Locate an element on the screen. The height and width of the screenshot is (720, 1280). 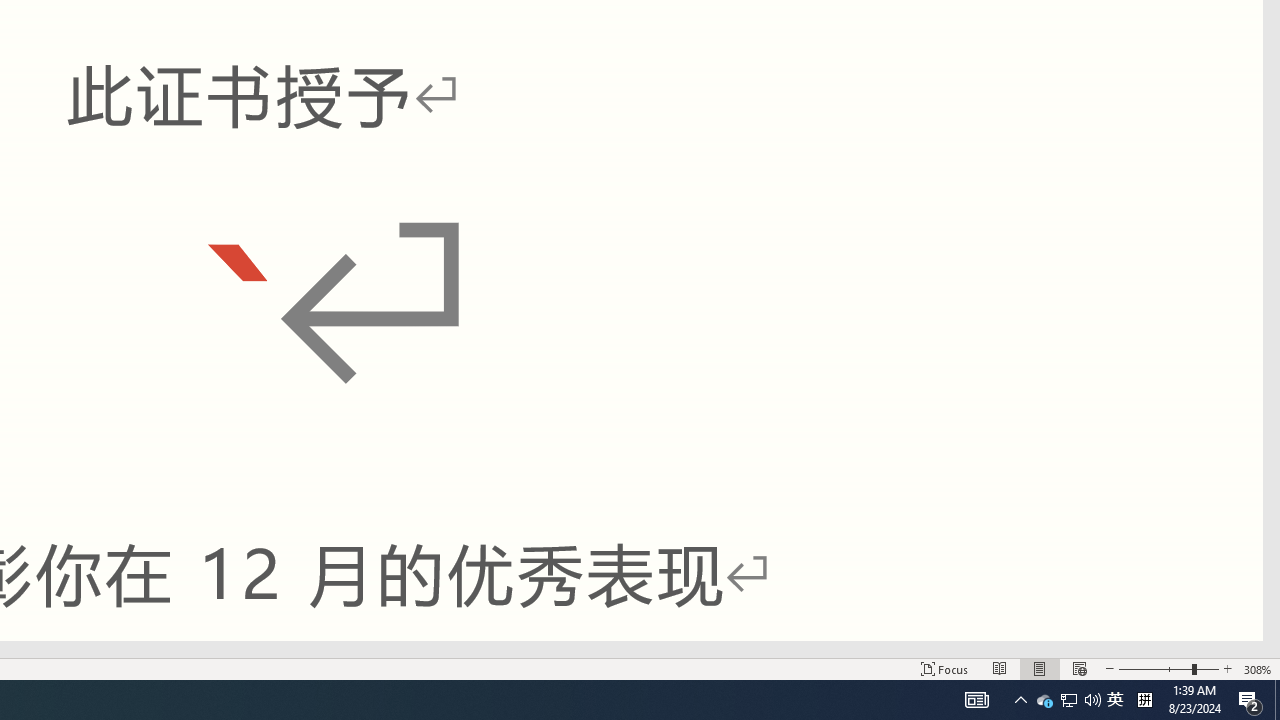
'Q2790: 100%' is located at coordinates (1092, 698).